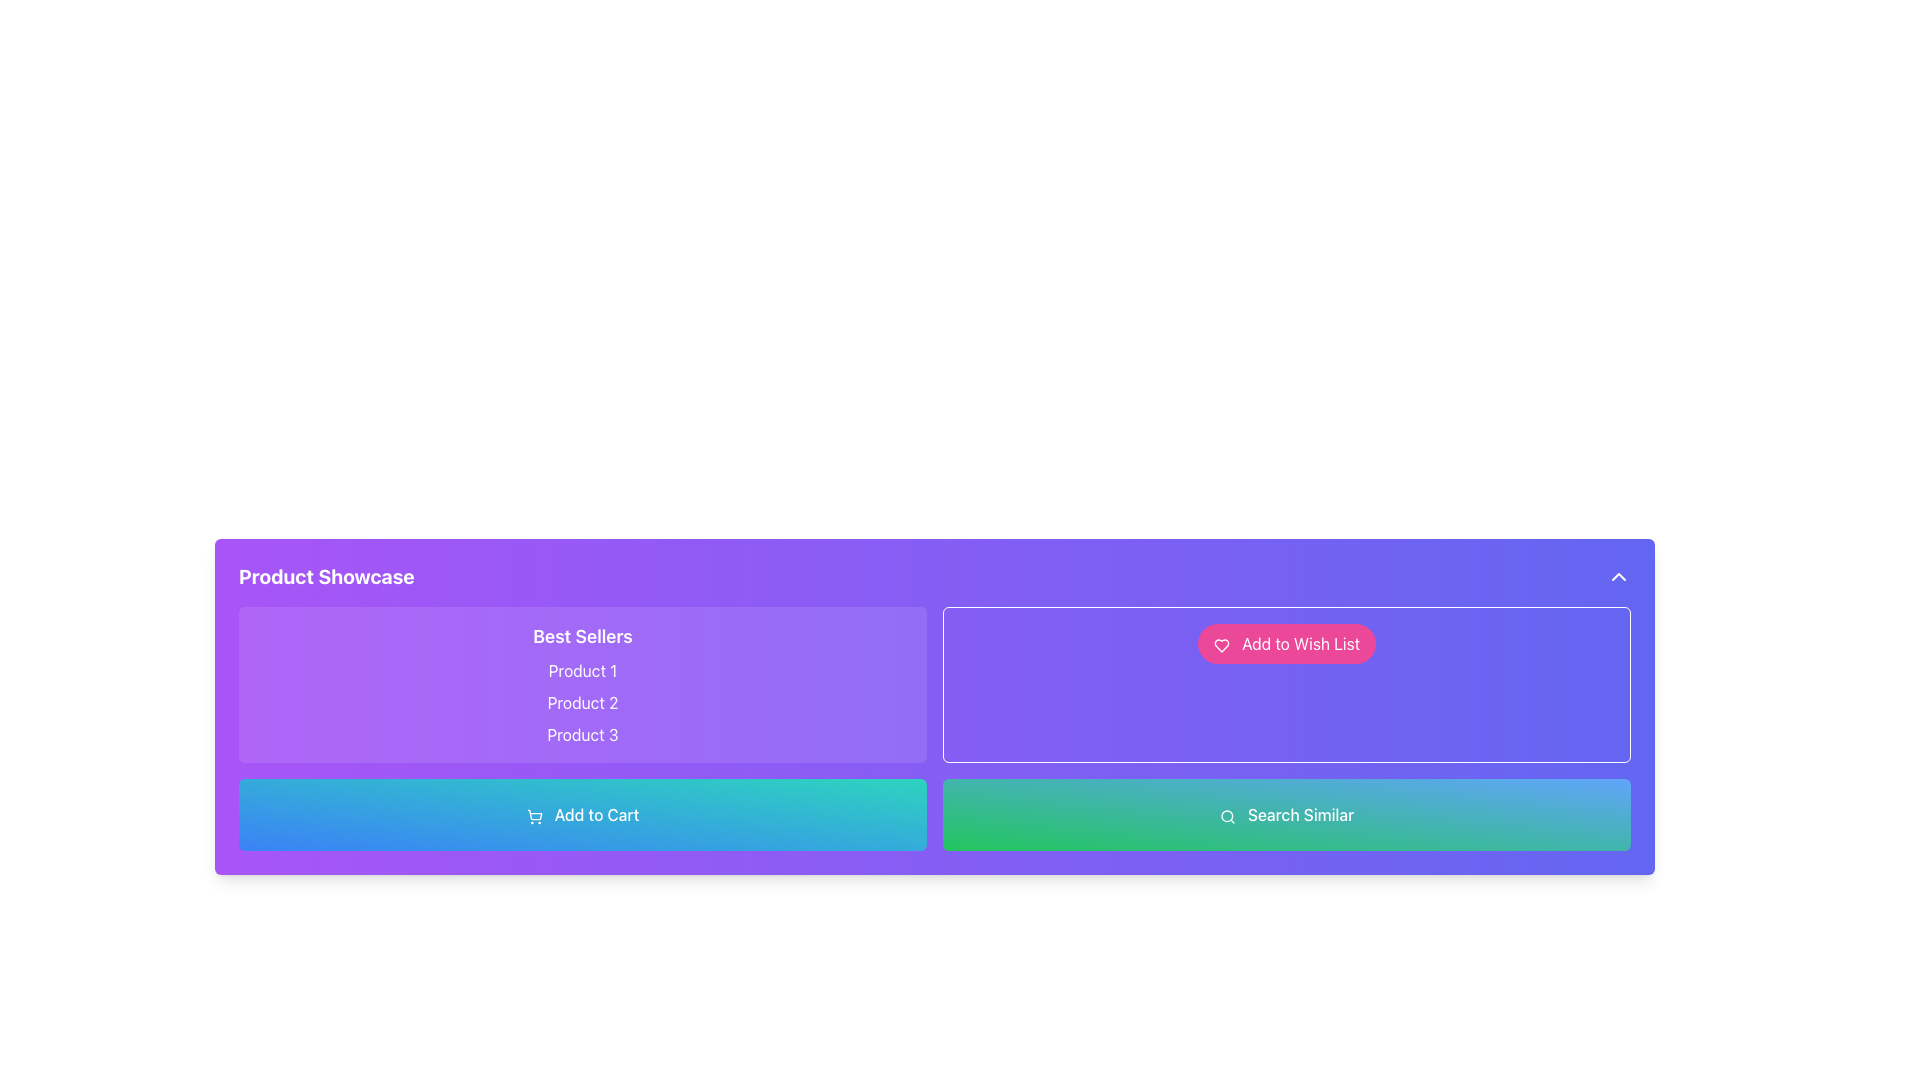 The height and width of the screenshot is (1080, 1920). Describe the element at coordinates (1220, 645) in the screenshot. I see `the small heart-shaped icon, which is styled with a pink fill and located at the center of the 'Add to Wish List' button in the upper right section of the interface` at that location.